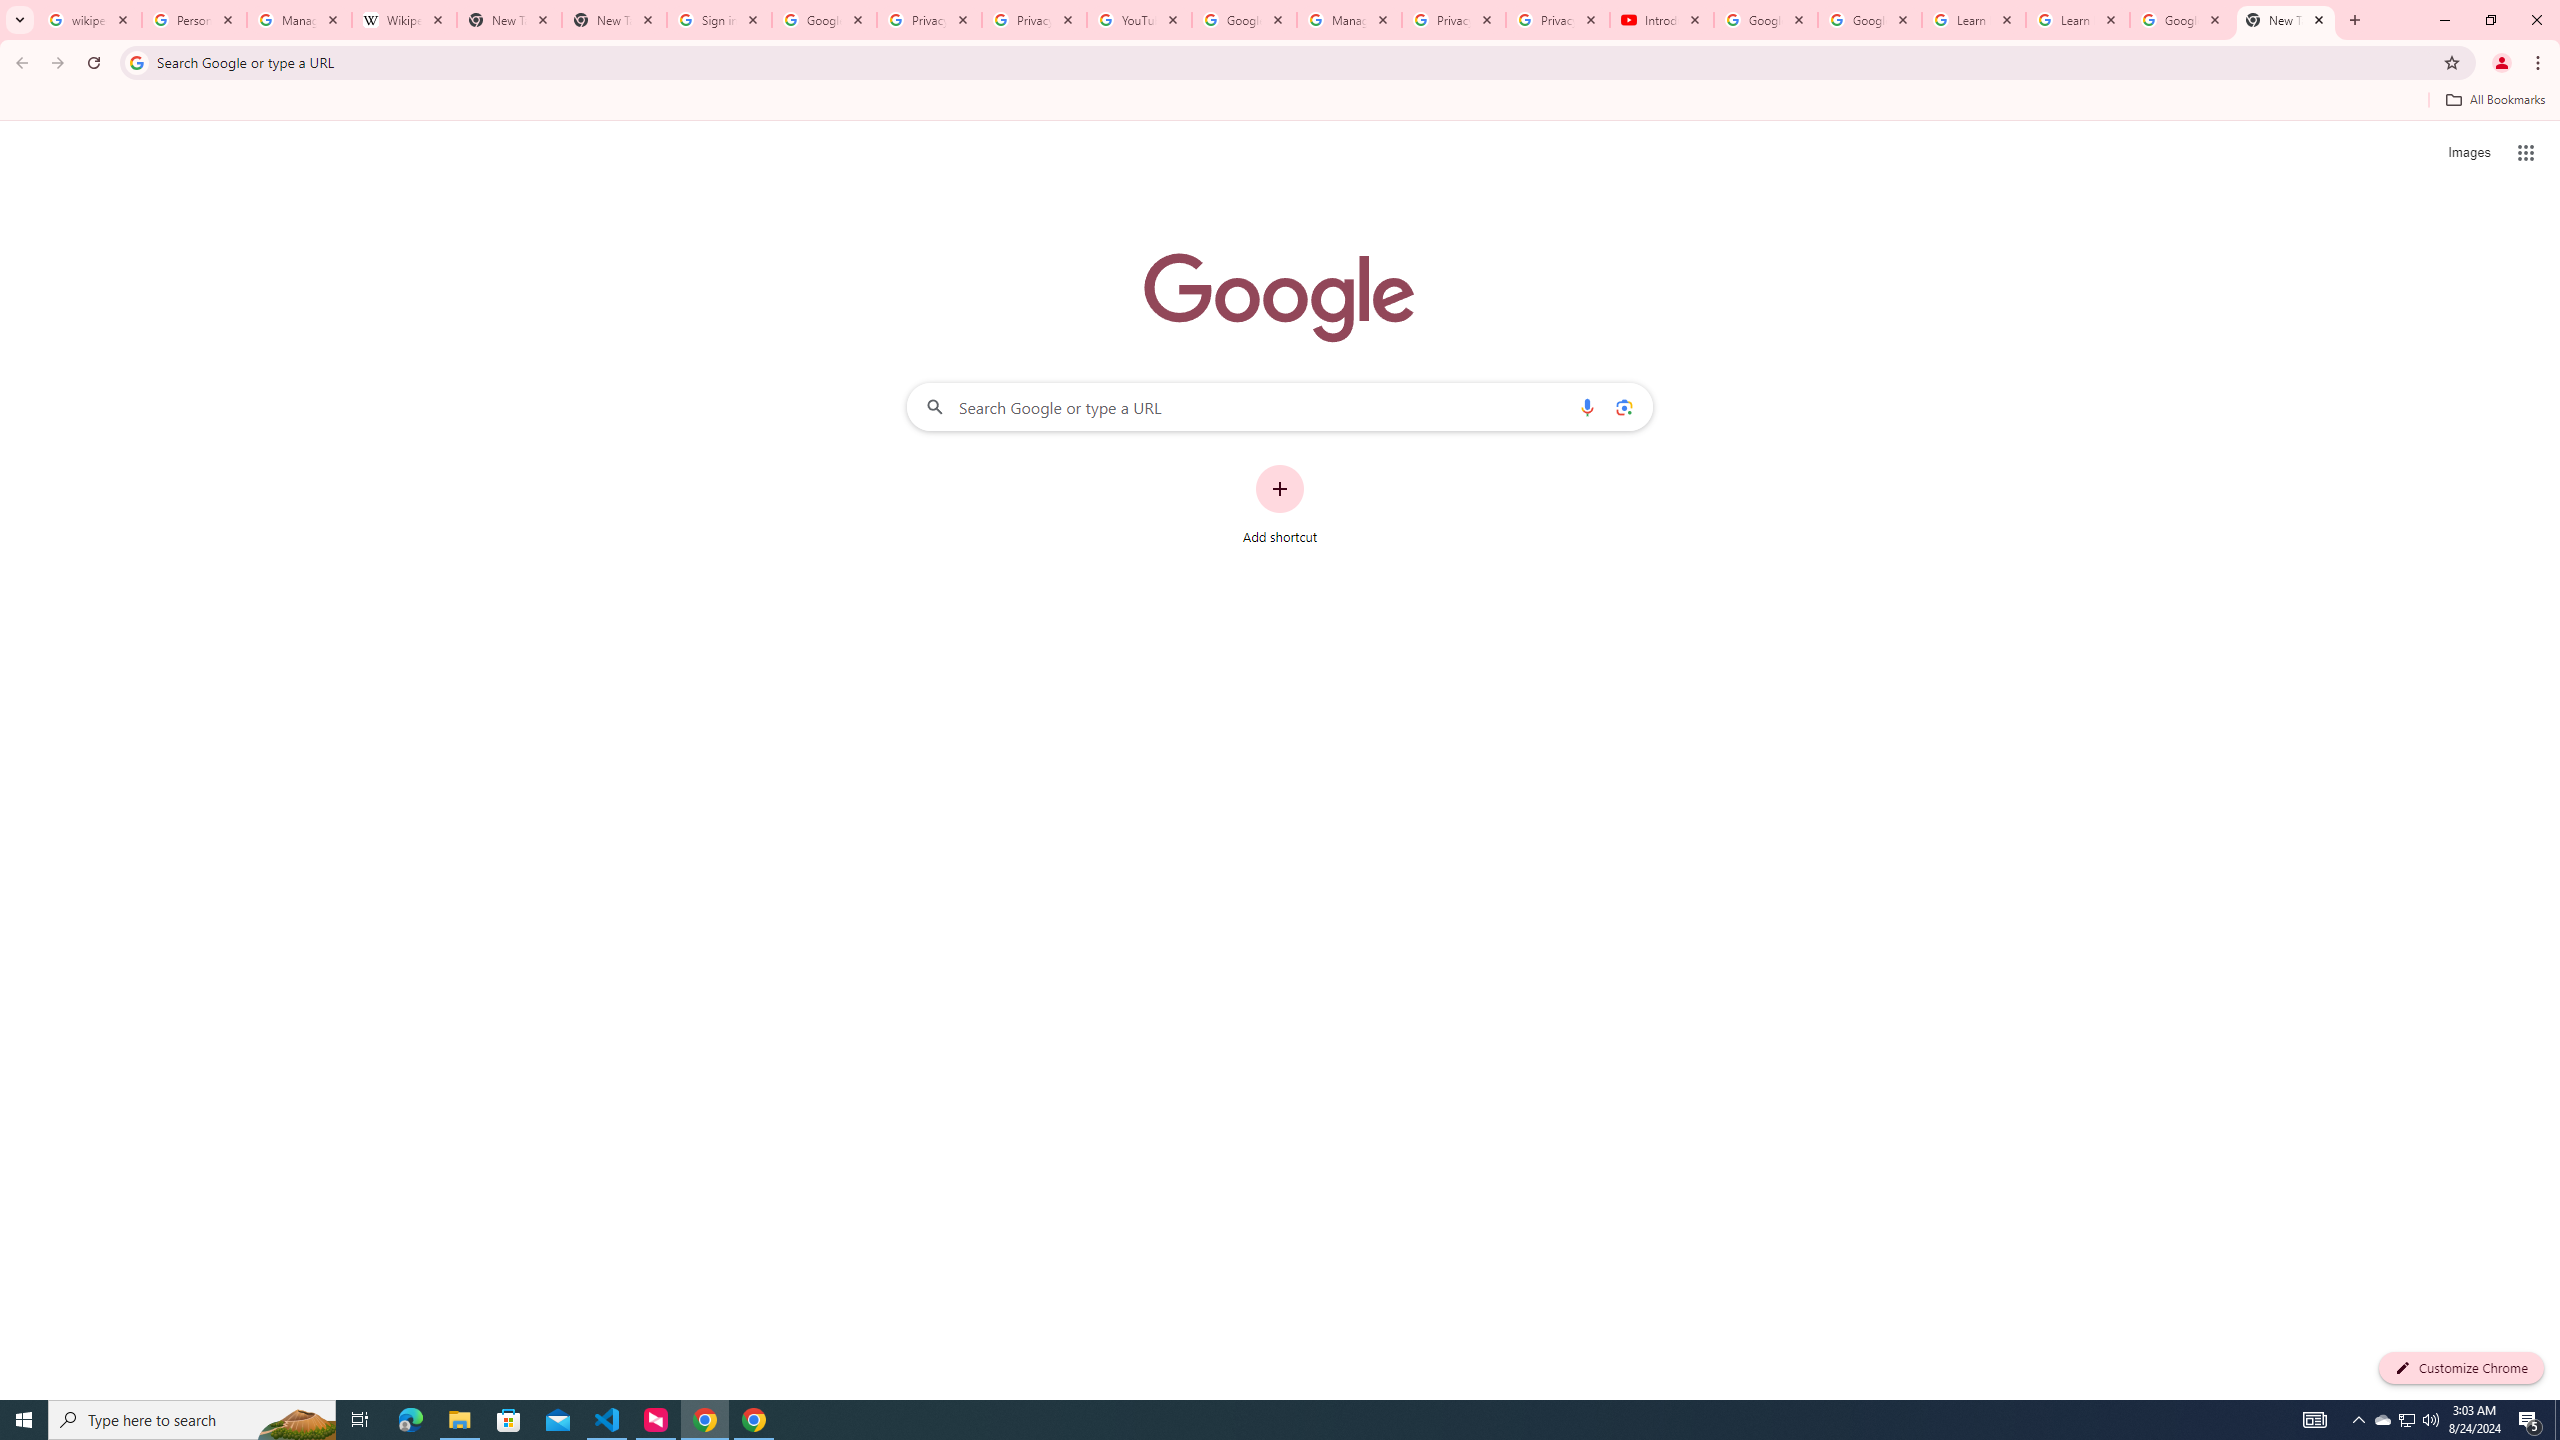 The width and height of the screenshot is (2560, 1440). I want to click on 'Sign in - Google Accounts', so click(718, 19).